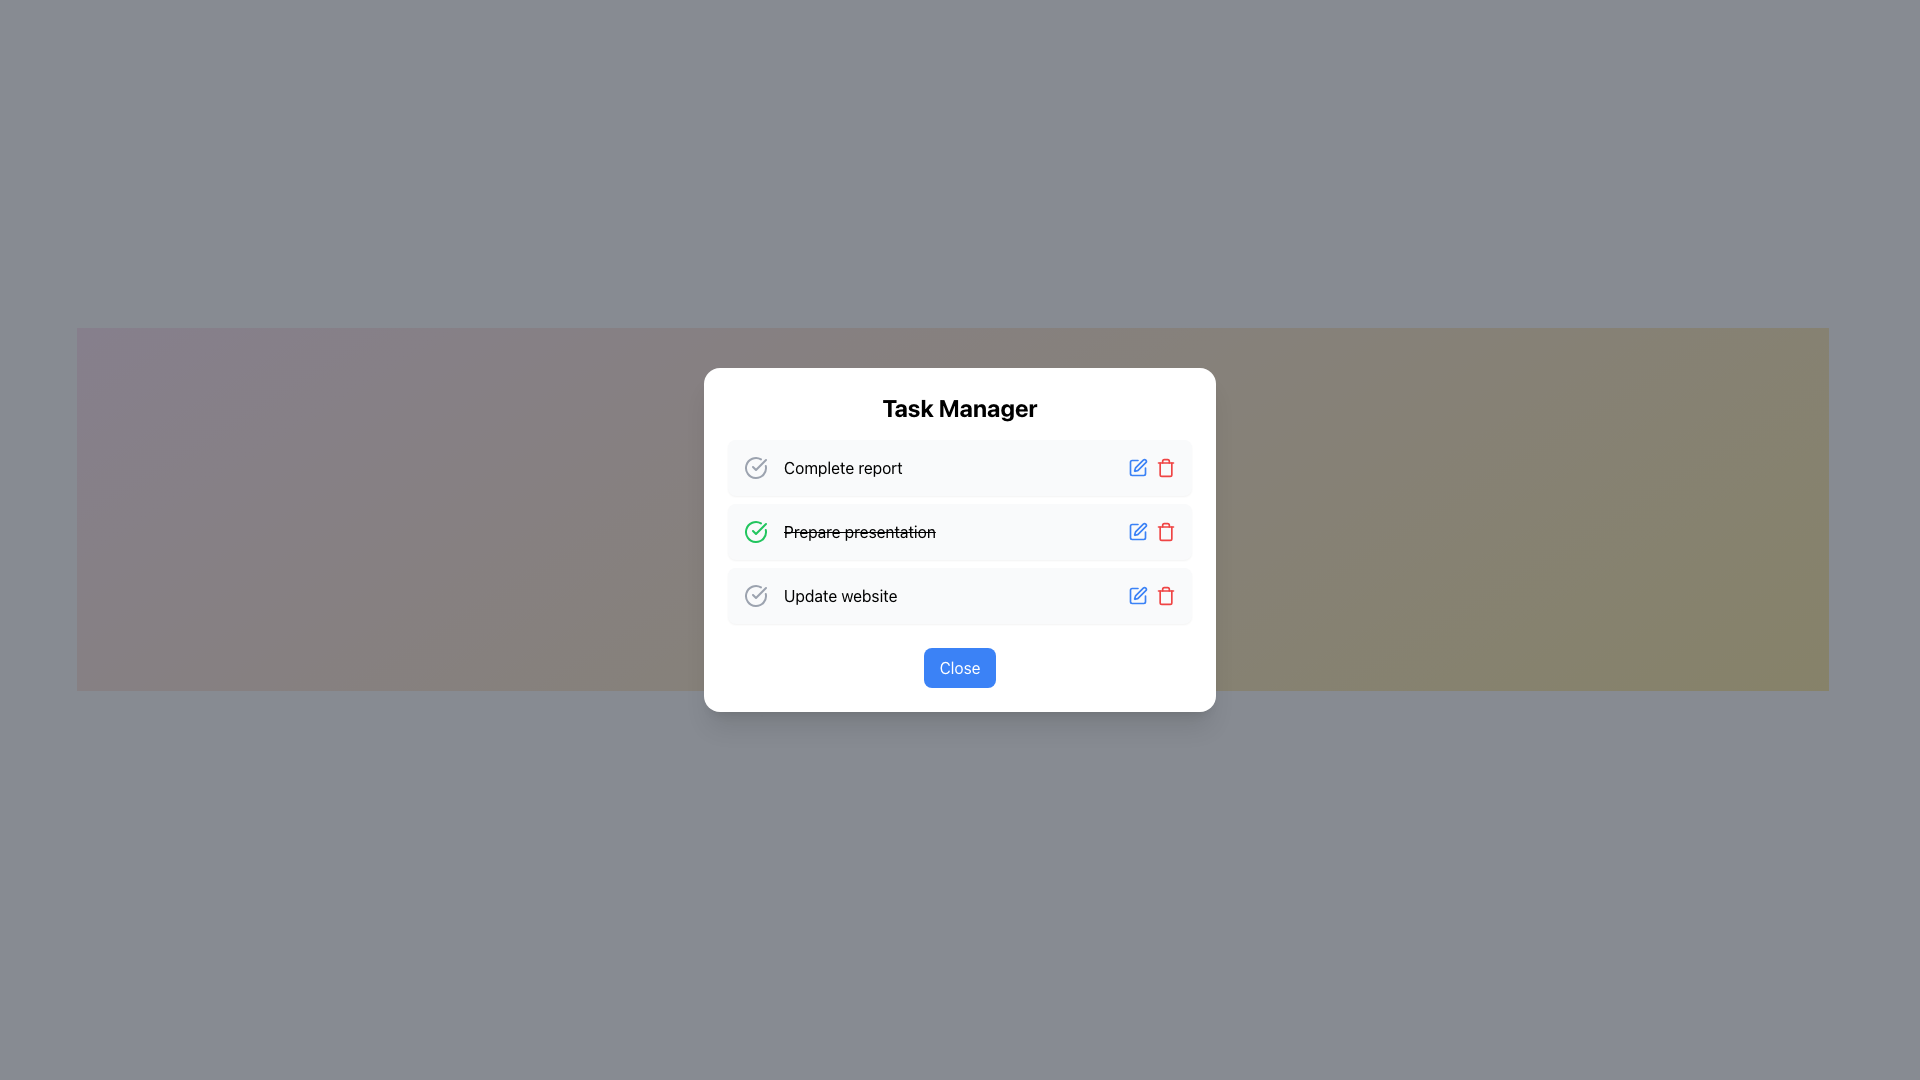 The image size is (1920, 1080). Describe the element at coordinates (1152, 531) in the screenshot. I see `the edit button within the composite element for the task 'Prepare presentation'` at that location.